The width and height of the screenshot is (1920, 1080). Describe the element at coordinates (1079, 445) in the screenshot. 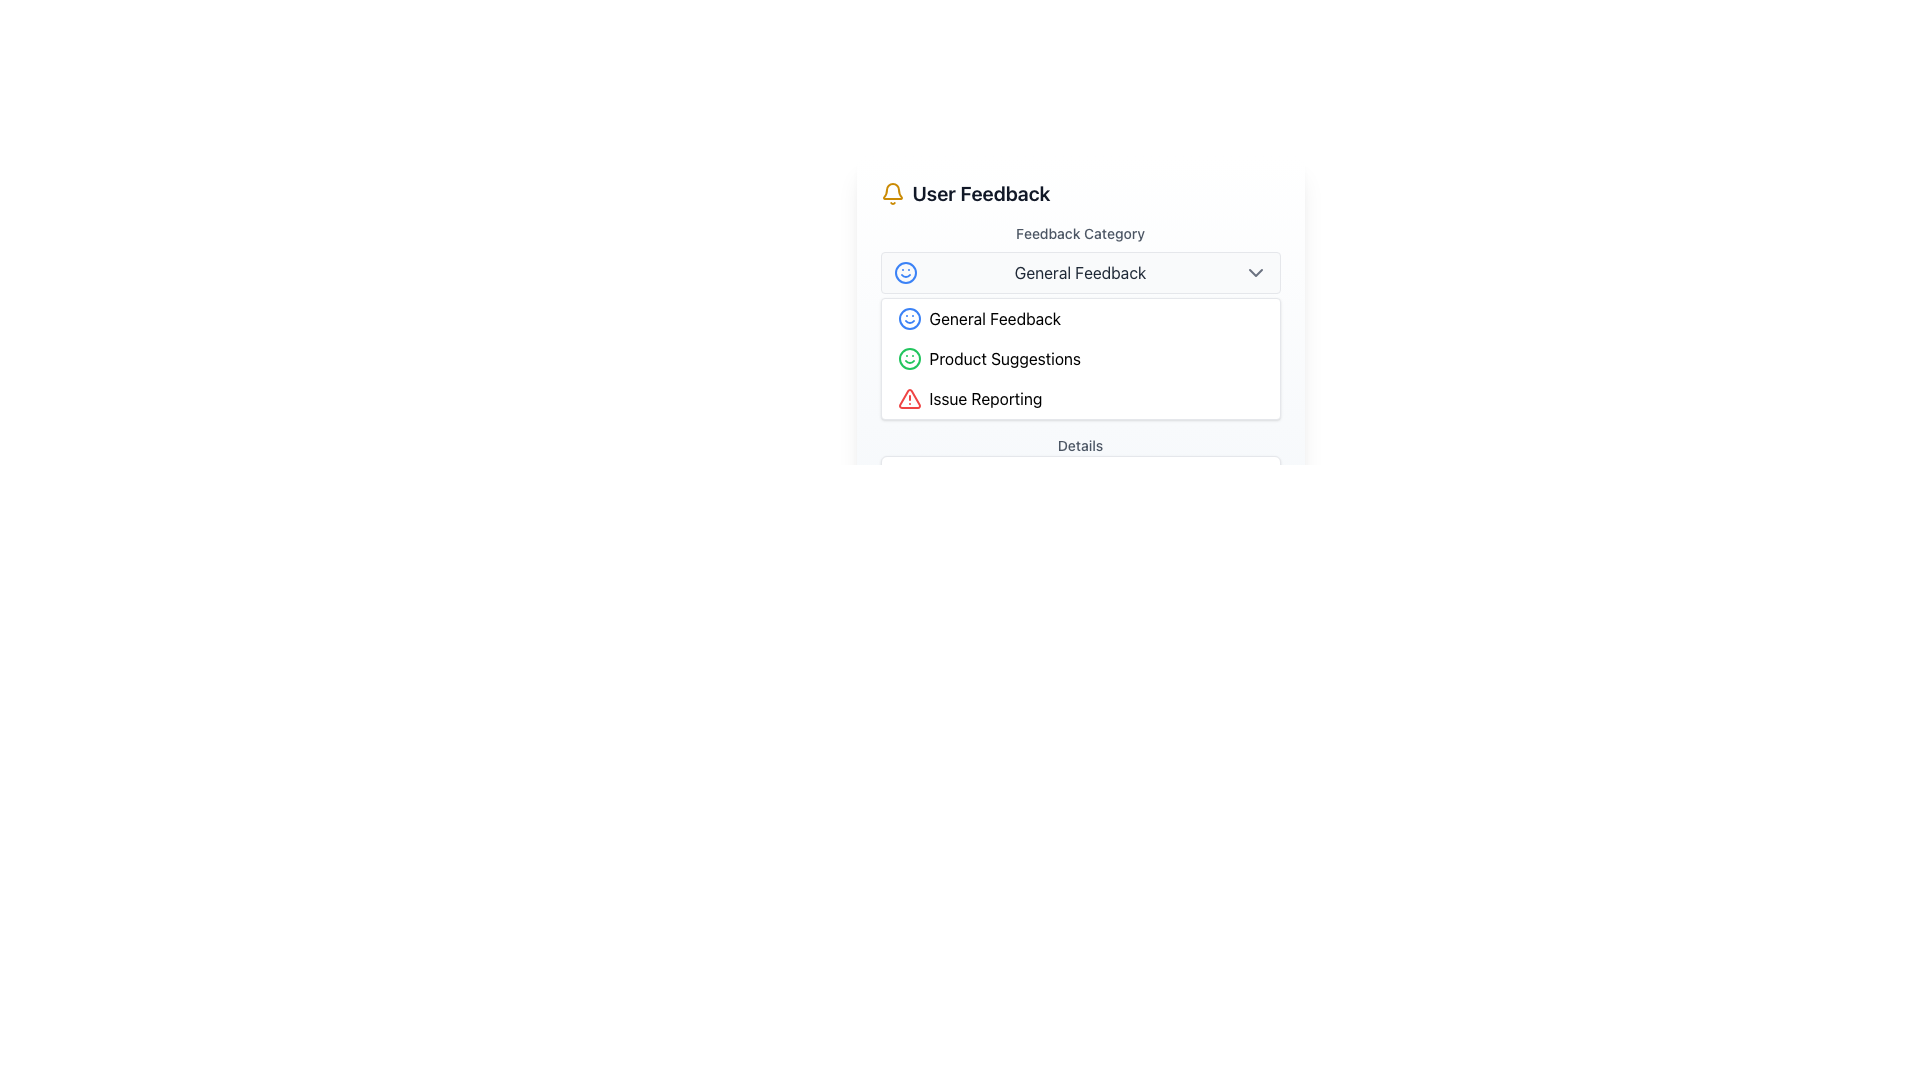

I see `the 'Details' text label, which is styled in gray (#606060) and positioned directly below the feedback options in the user feedback section` at that location.